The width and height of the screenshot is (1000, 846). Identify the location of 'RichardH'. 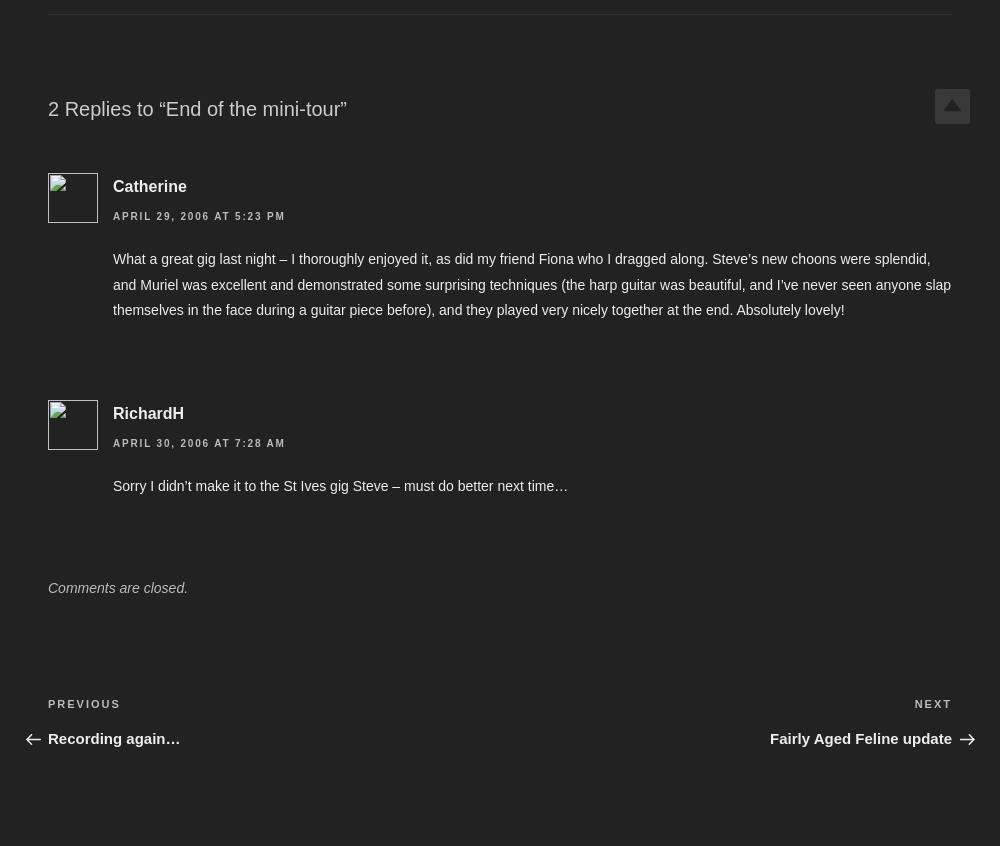
(148, 412).